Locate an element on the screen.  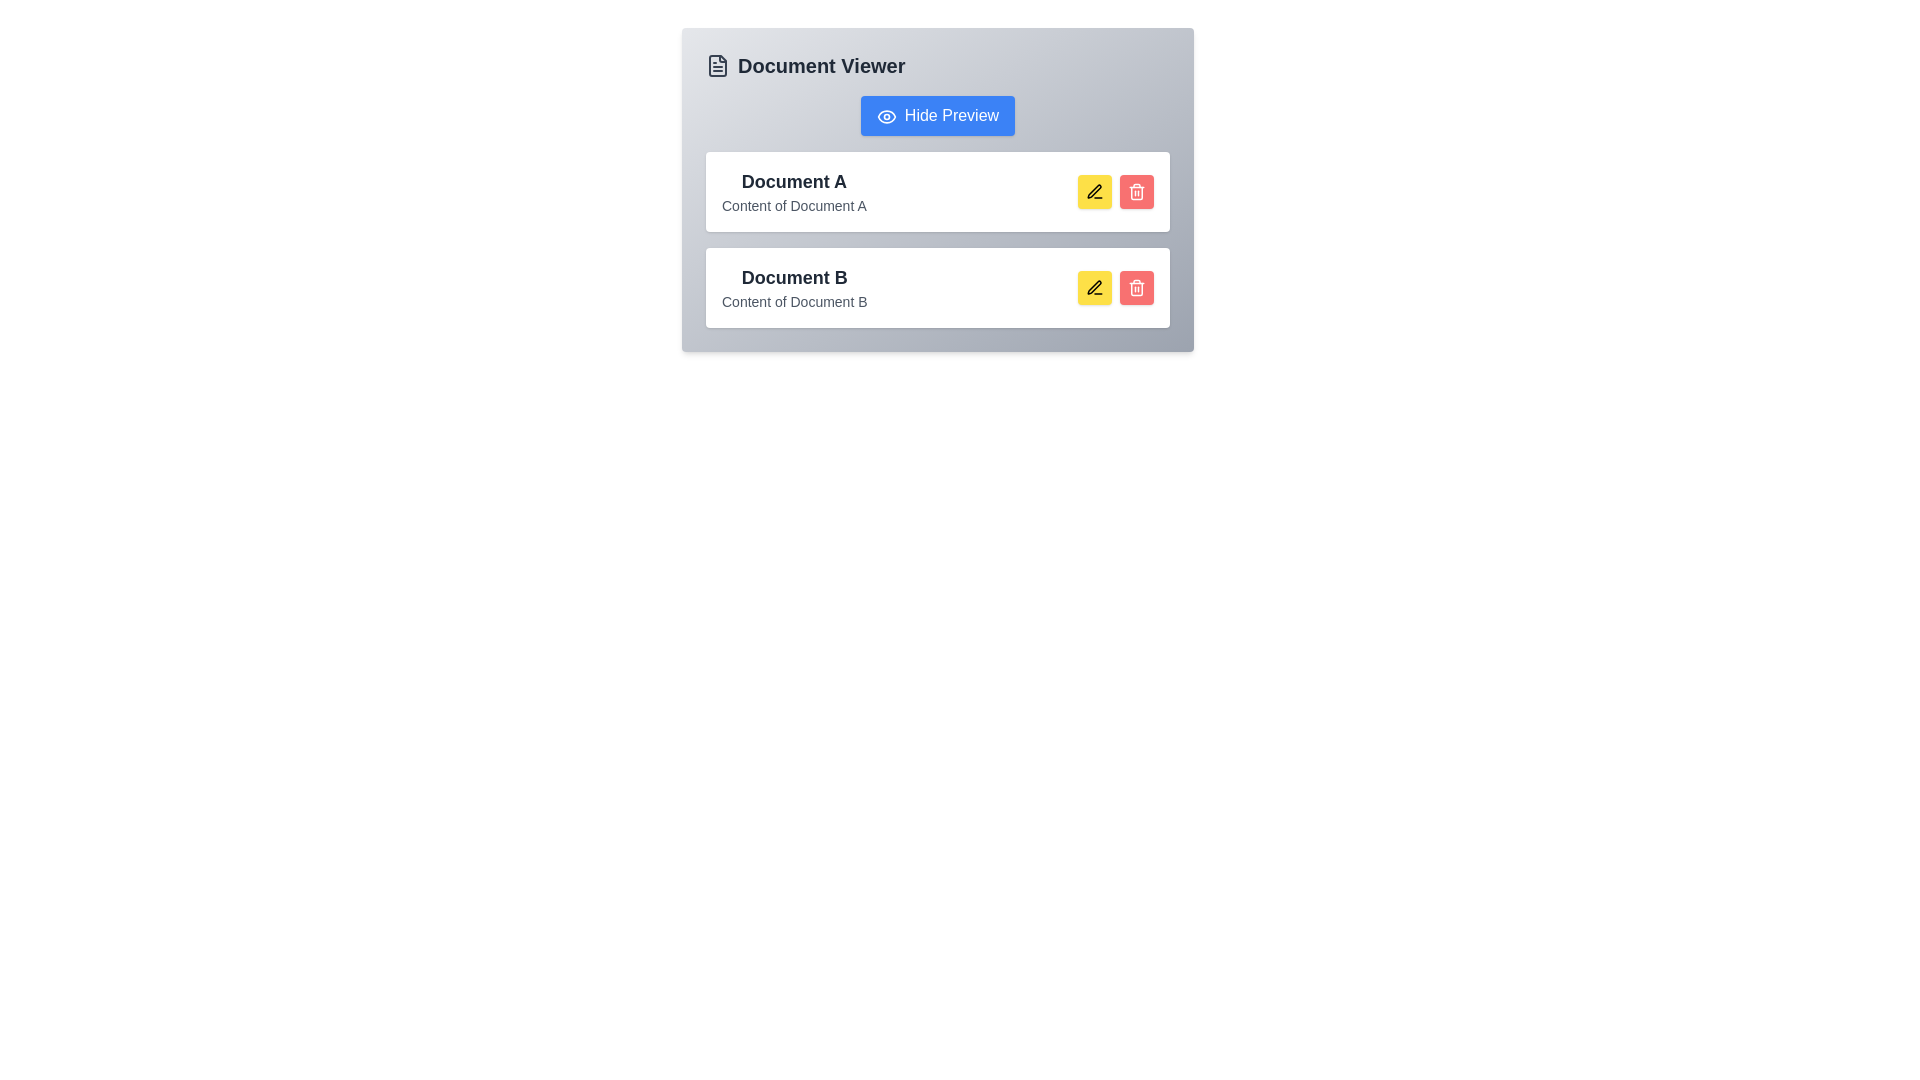
the delete button located in the top-most element of the two rows, positioned to the right of the yellow edit button is located at coordinates (1137, 192).